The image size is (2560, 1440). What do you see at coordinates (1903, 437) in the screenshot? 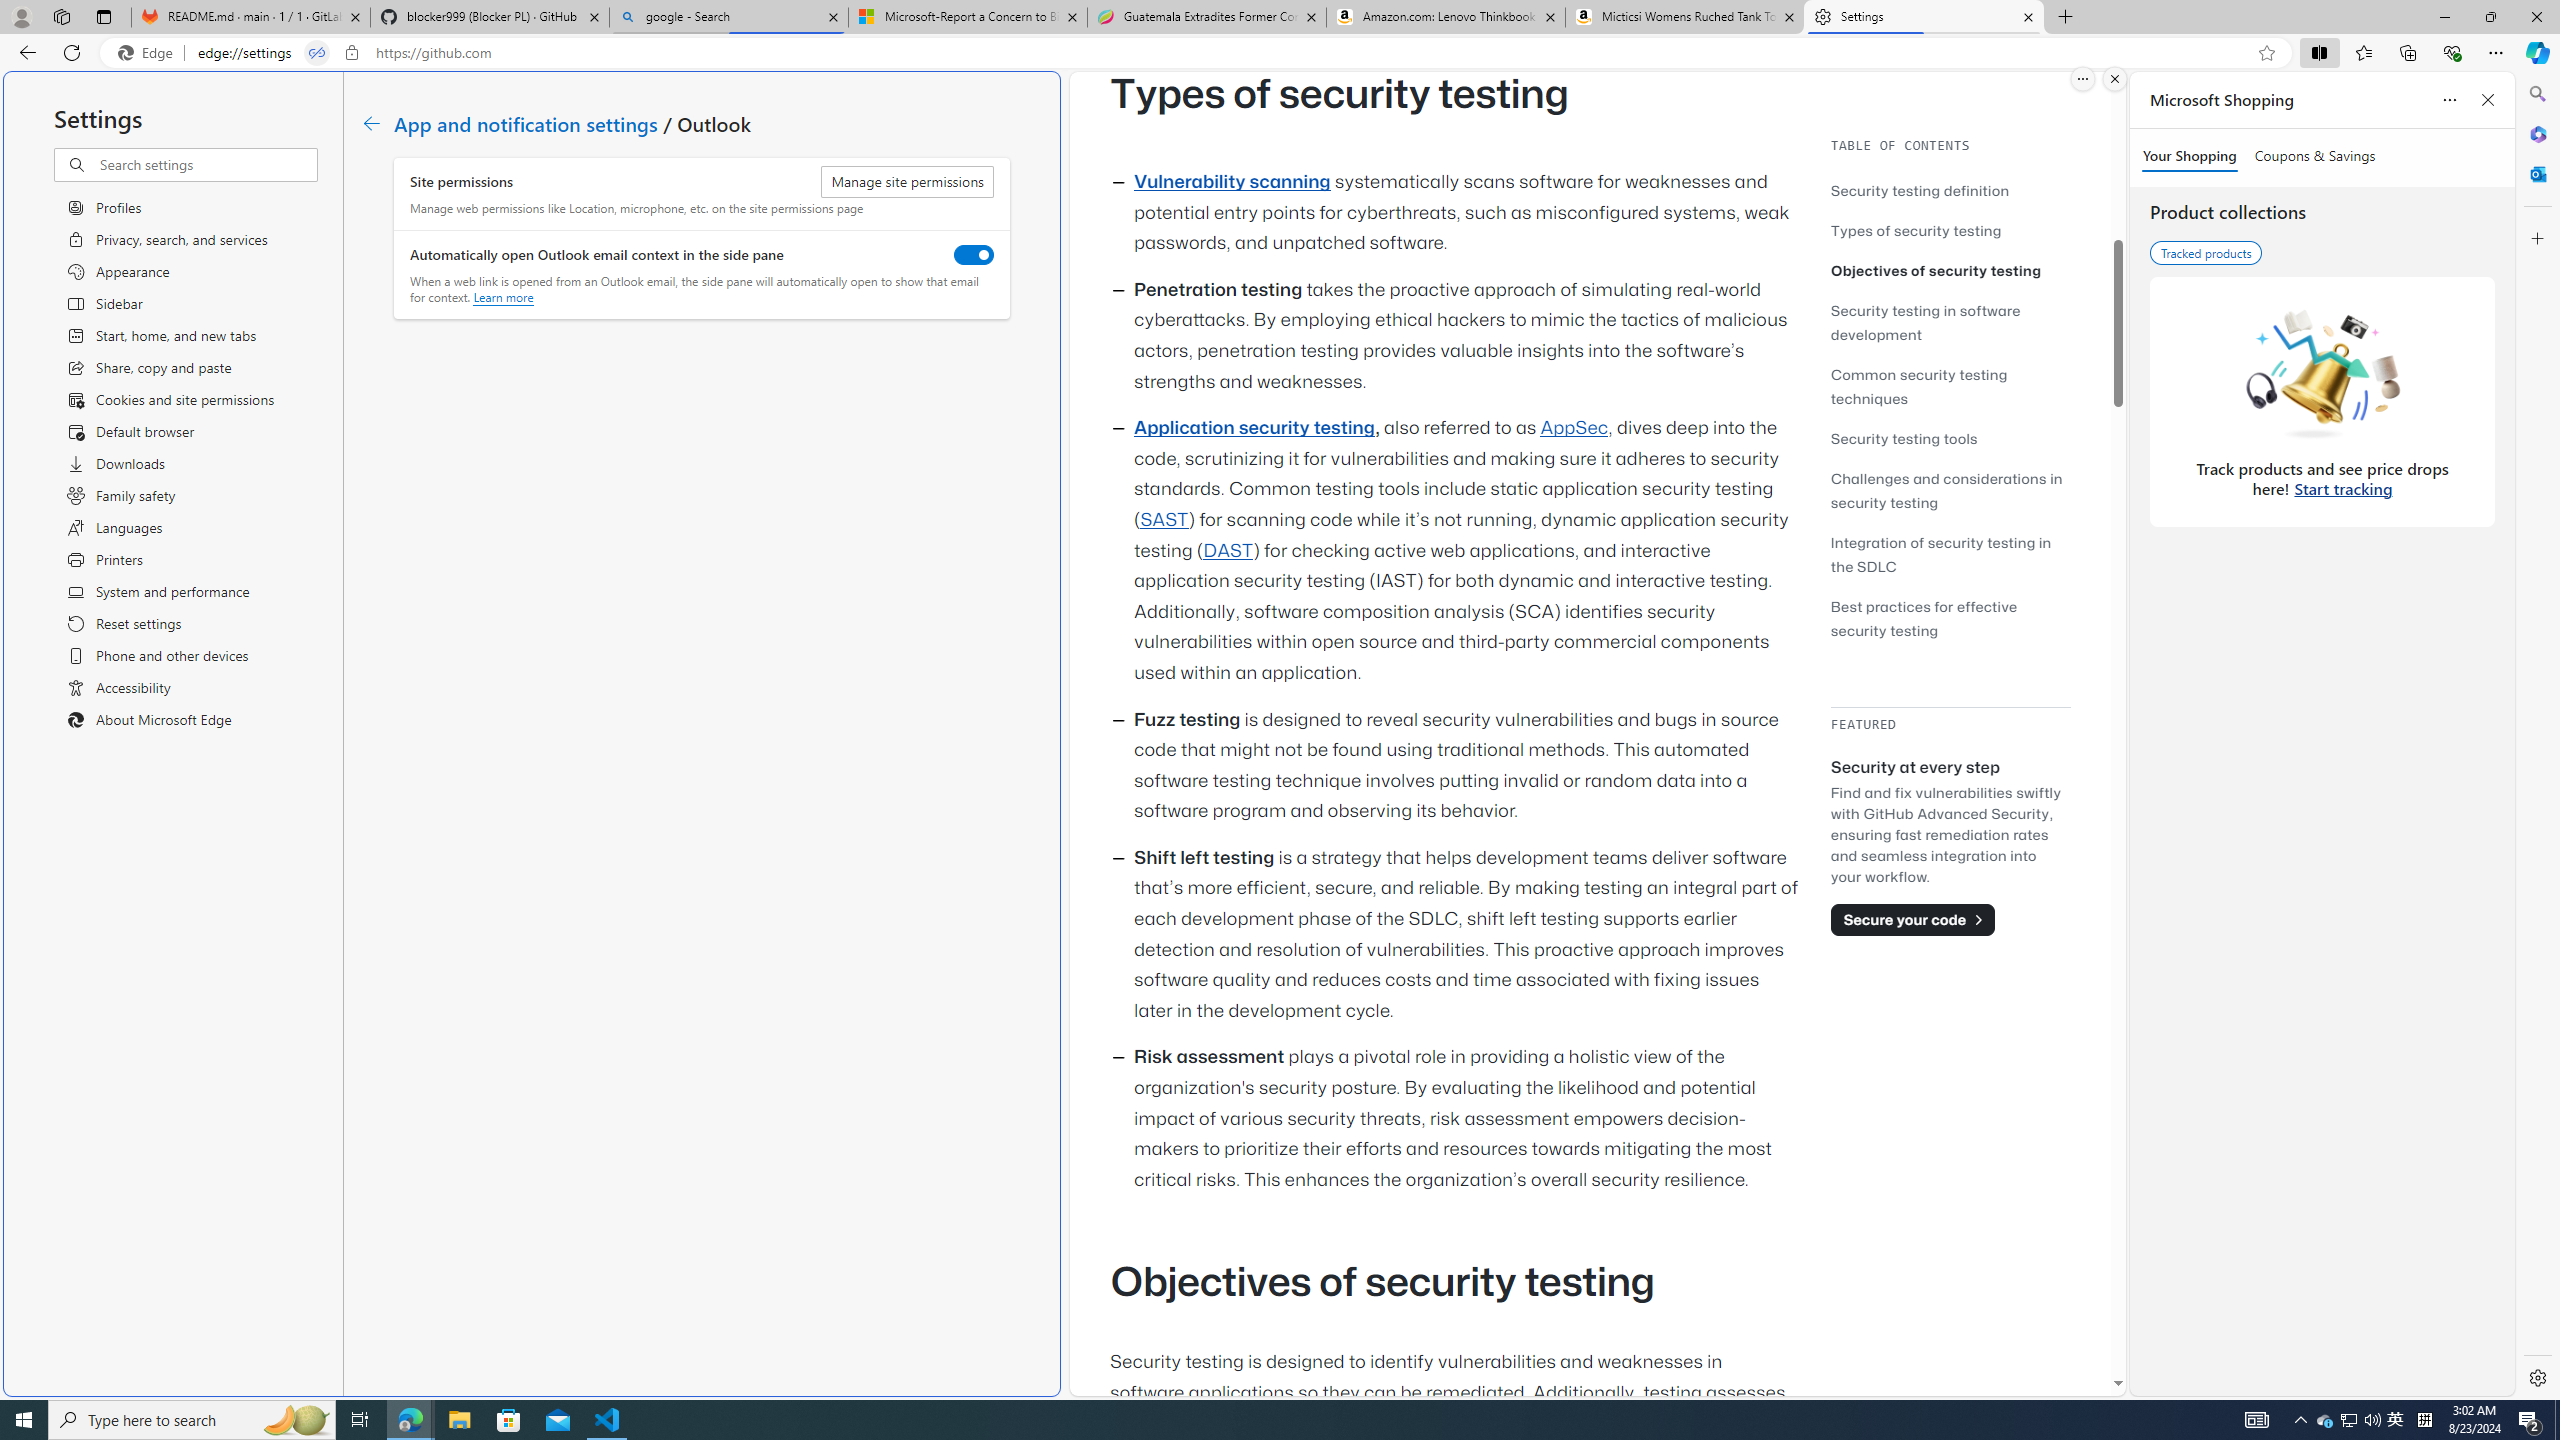
I see `'Security testing tools'` at bounding box center [1903, 437].